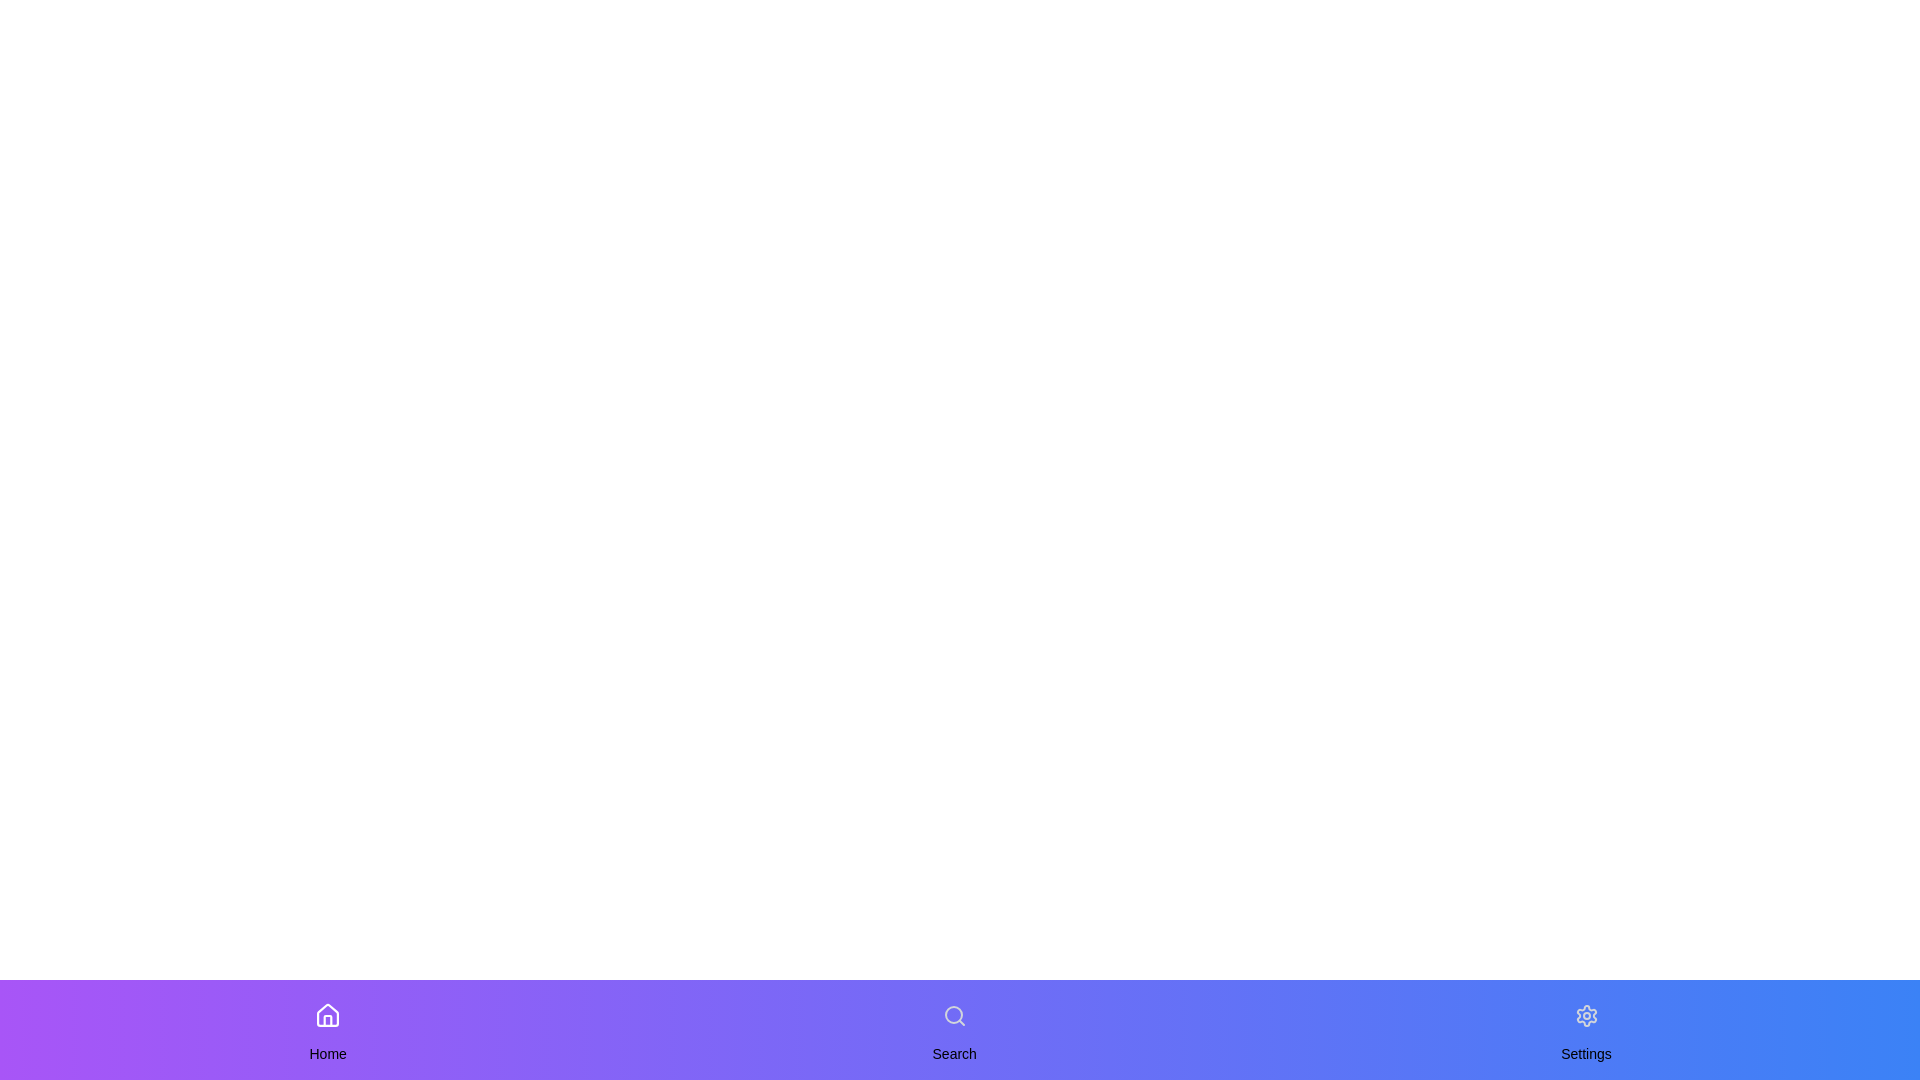 The image size is (1920, 1080). What do you see at coordinates (327, 1015) in the screenshot?
I see `the navigation item Home to observe its visual effect` at bounding box center [327, 1015].